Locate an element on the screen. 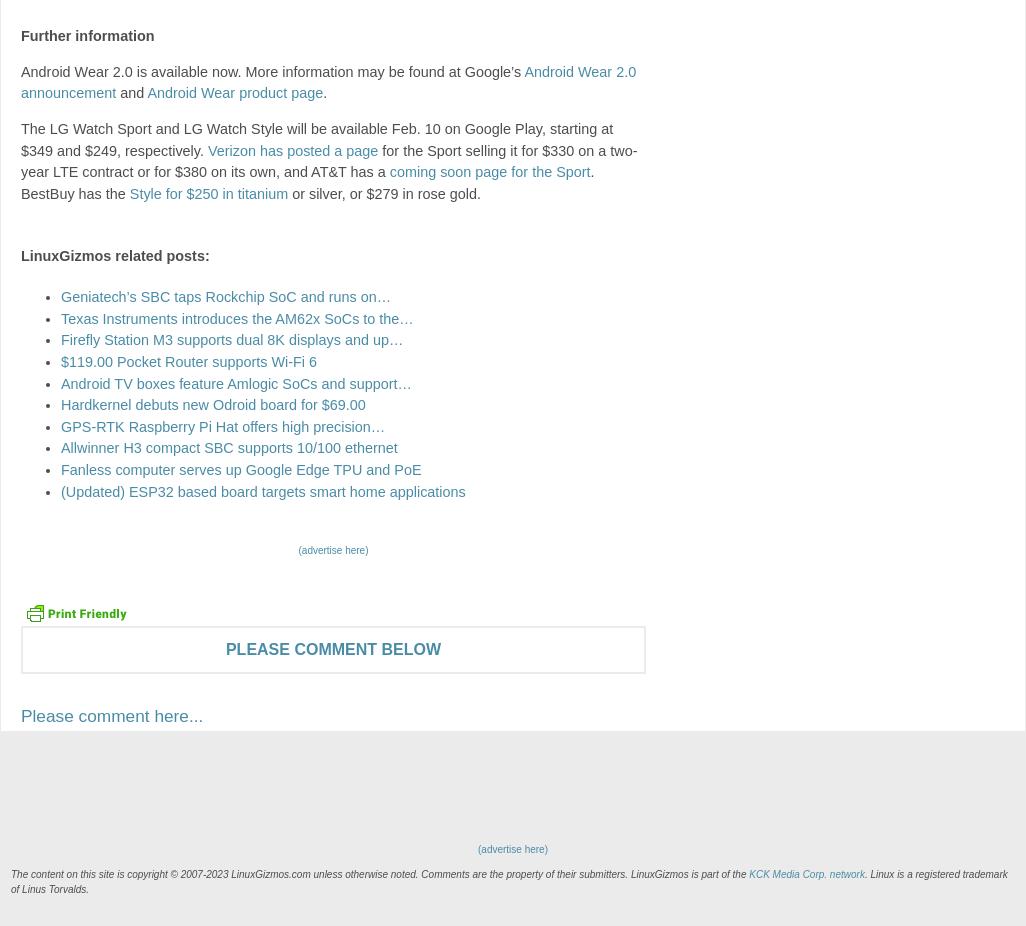  'Geniatech’s SBC taps Rockchip SoC and runs on…' is located at coordinates (226, 296).